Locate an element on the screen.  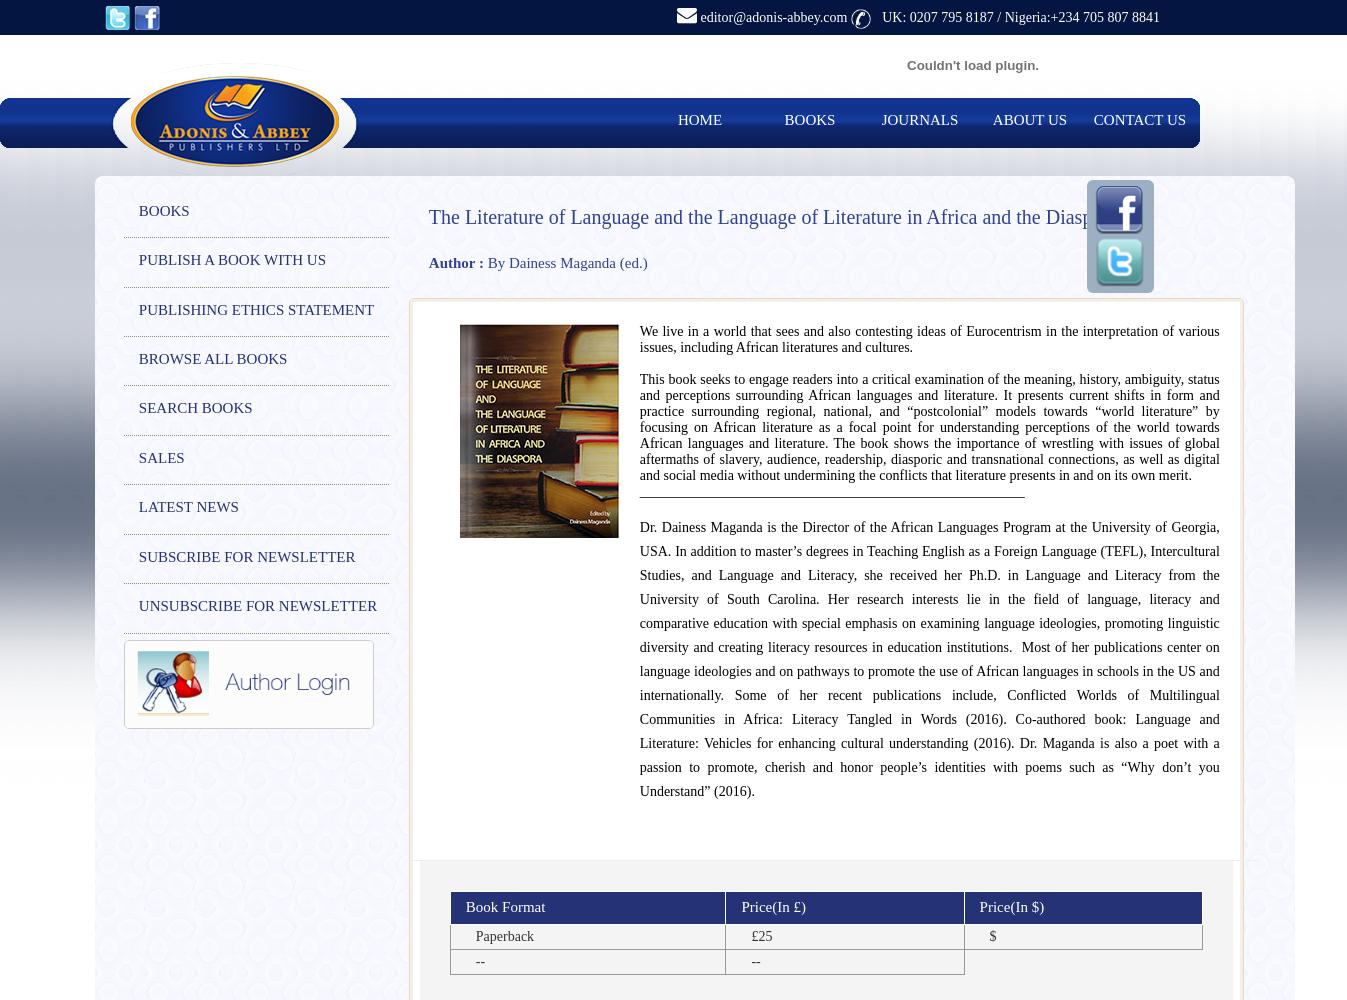
'SUBSCRIBE FOR NEWSLETTER' is located at coordinates (136, 556).